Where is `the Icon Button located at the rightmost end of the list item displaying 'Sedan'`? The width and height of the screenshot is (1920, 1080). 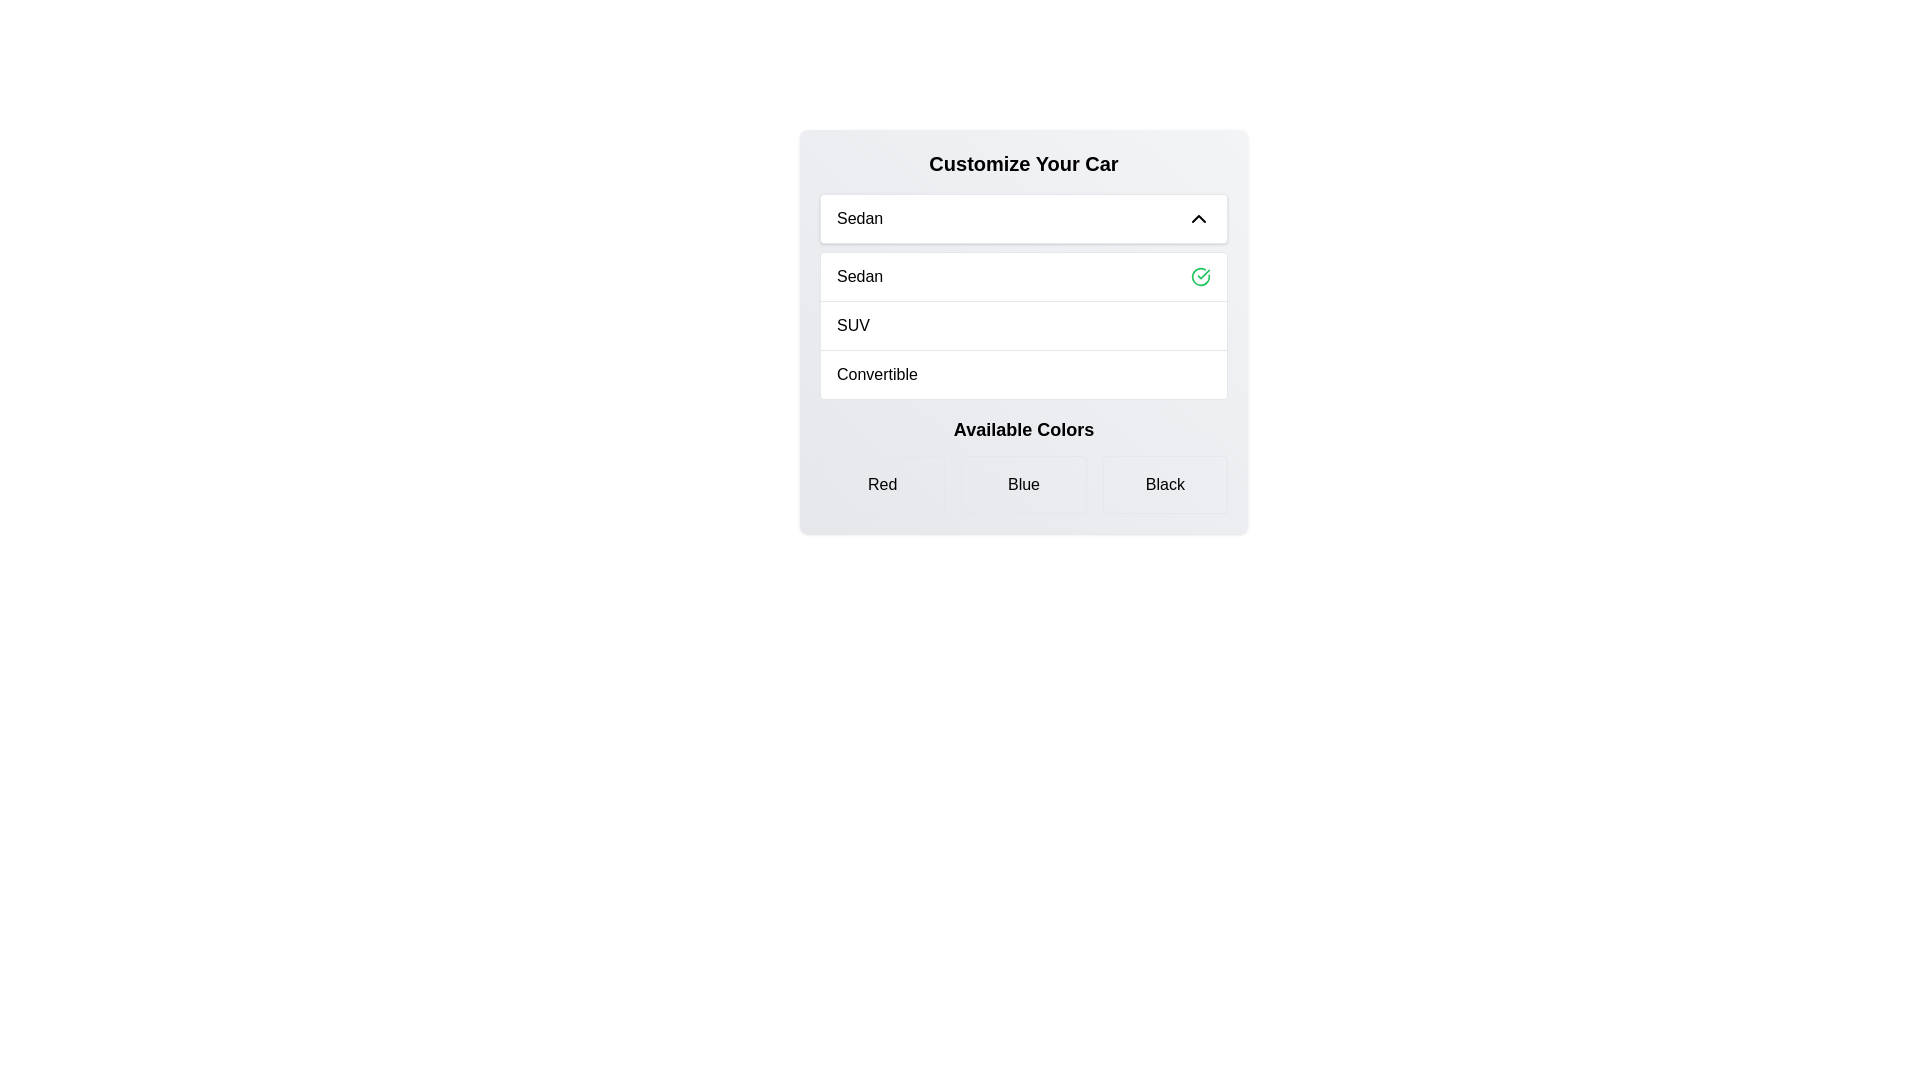 the Icon Button located at the rightmost end of the list item displaying 'Sedan' is located at coordinates (1199, 219).